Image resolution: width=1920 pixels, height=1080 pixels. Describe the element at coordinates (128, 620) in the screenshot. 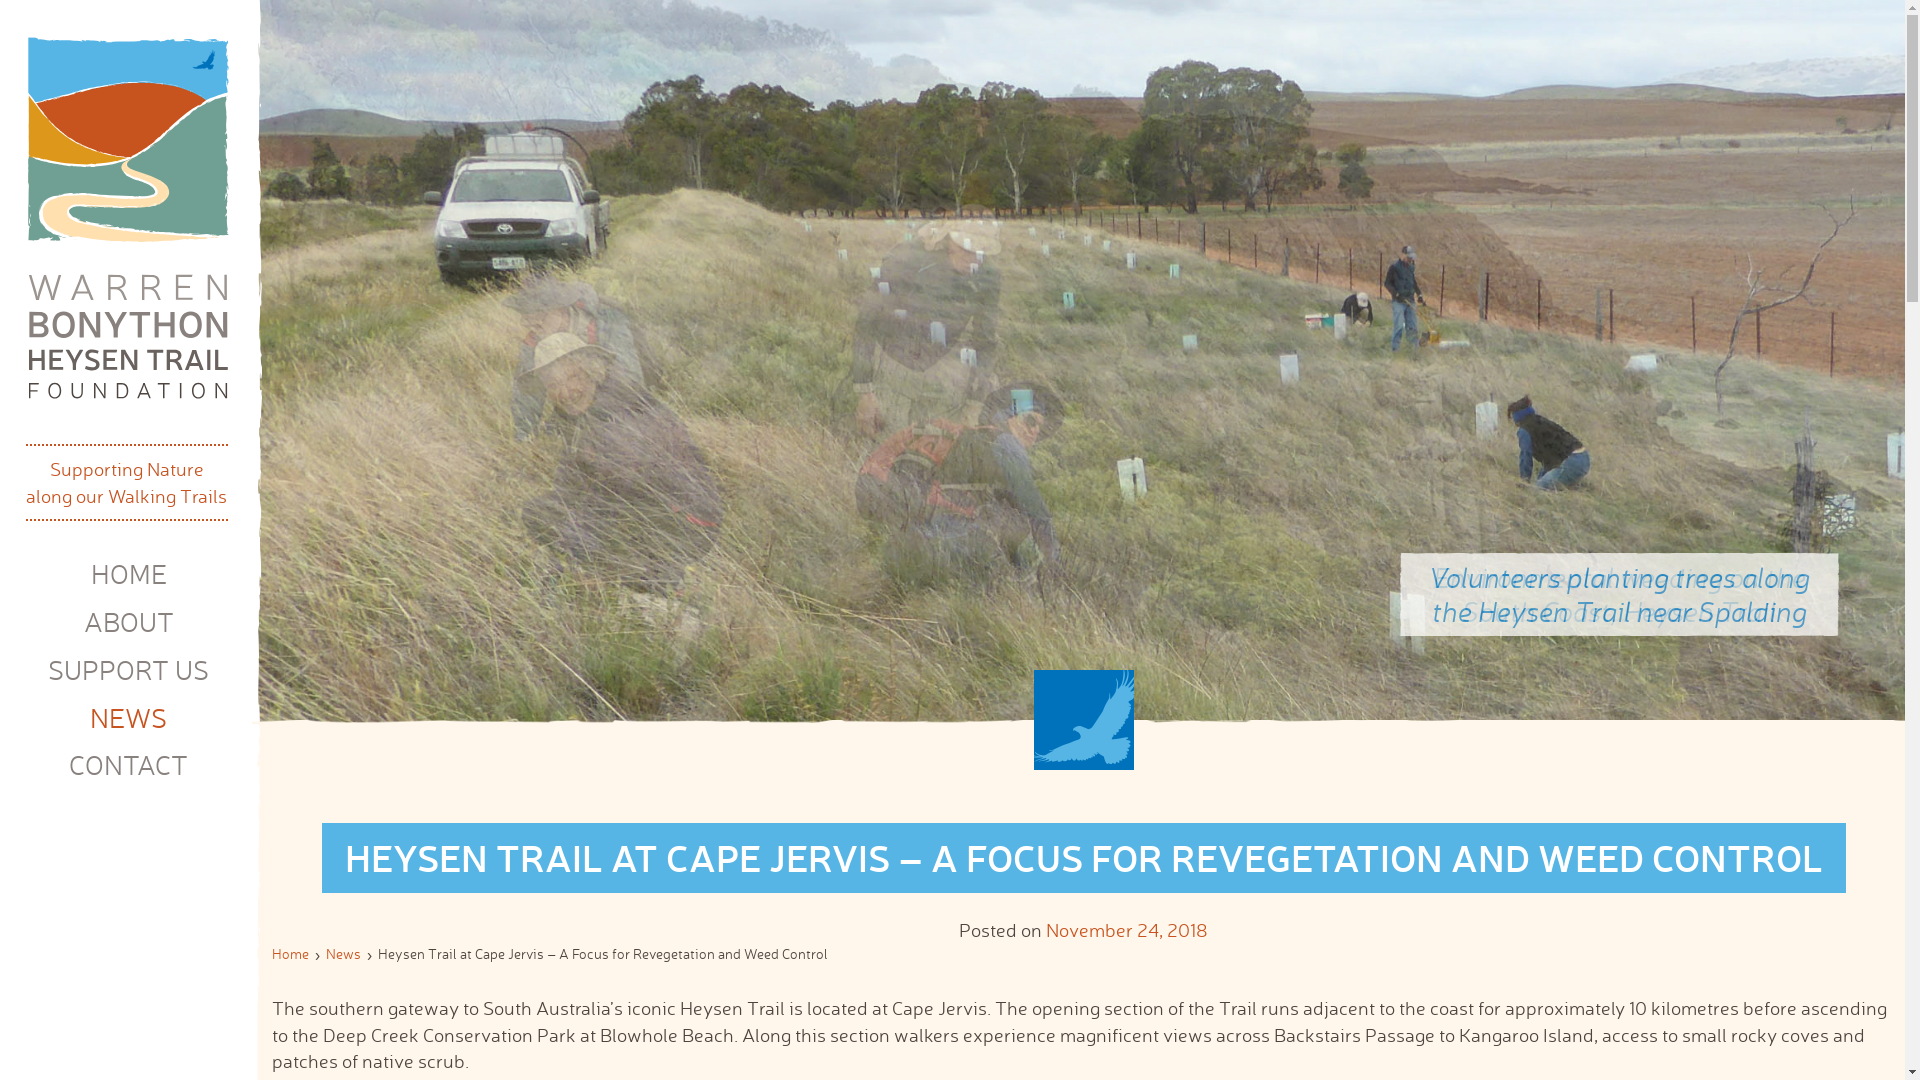

I see `'ABOUT'` at that location.